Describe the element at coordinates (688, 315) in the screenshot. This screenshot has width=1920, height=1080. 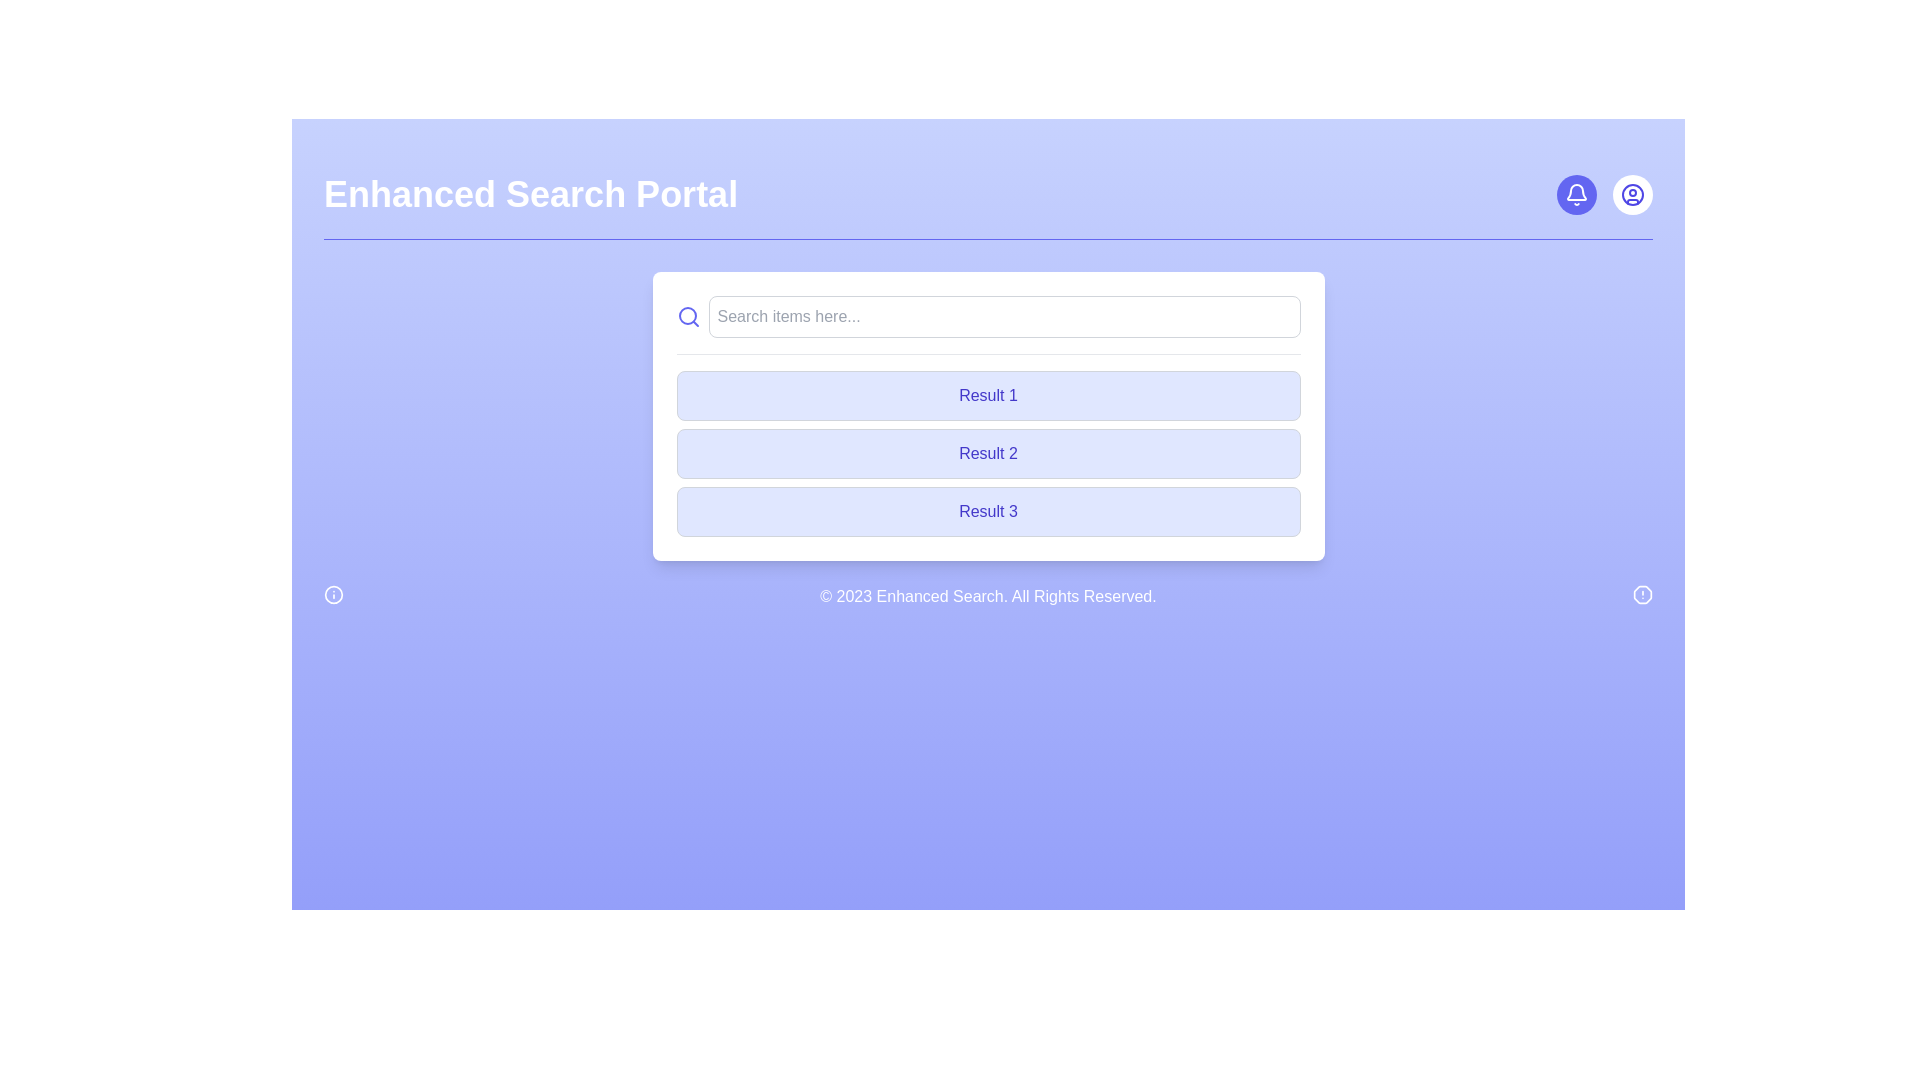
I see `the search icon represented by a circular magnifying glass with a handle, located at the top left corner of the white card before the text input field` at that location.